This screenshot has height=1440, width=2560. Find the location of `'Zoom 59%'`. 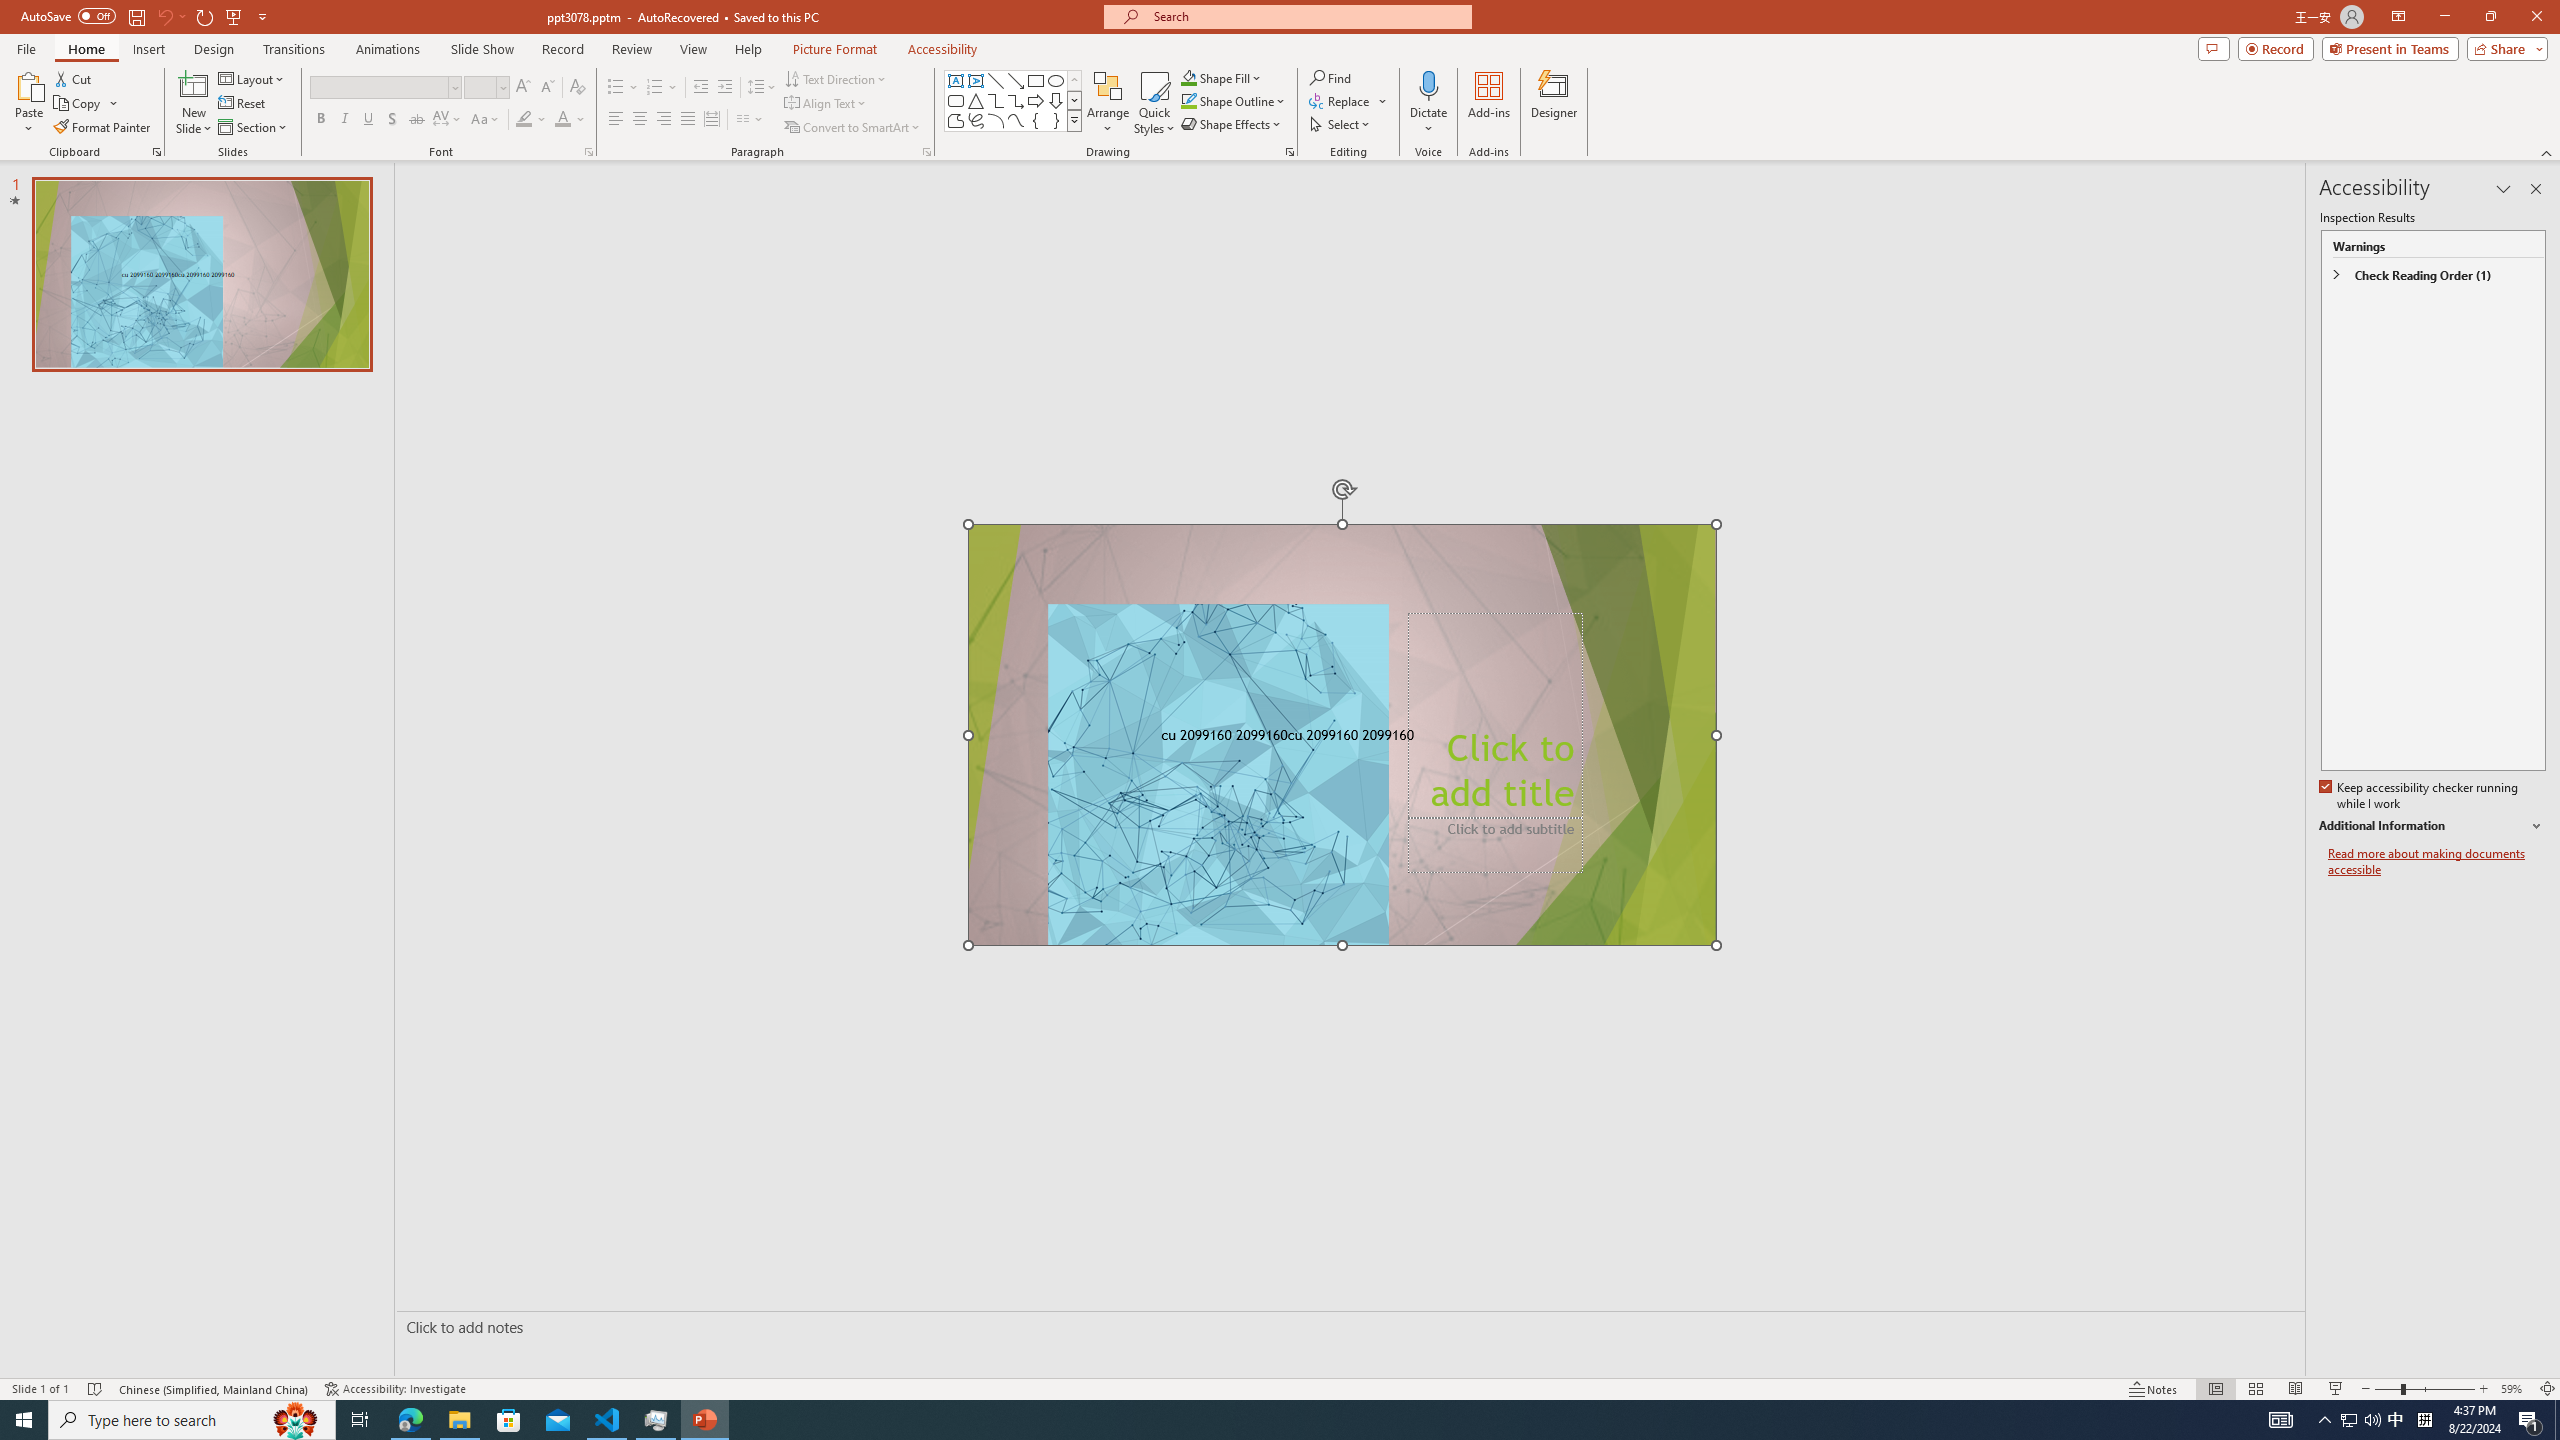

'Zoom 59%' is located at coordinates (2515, 1389).